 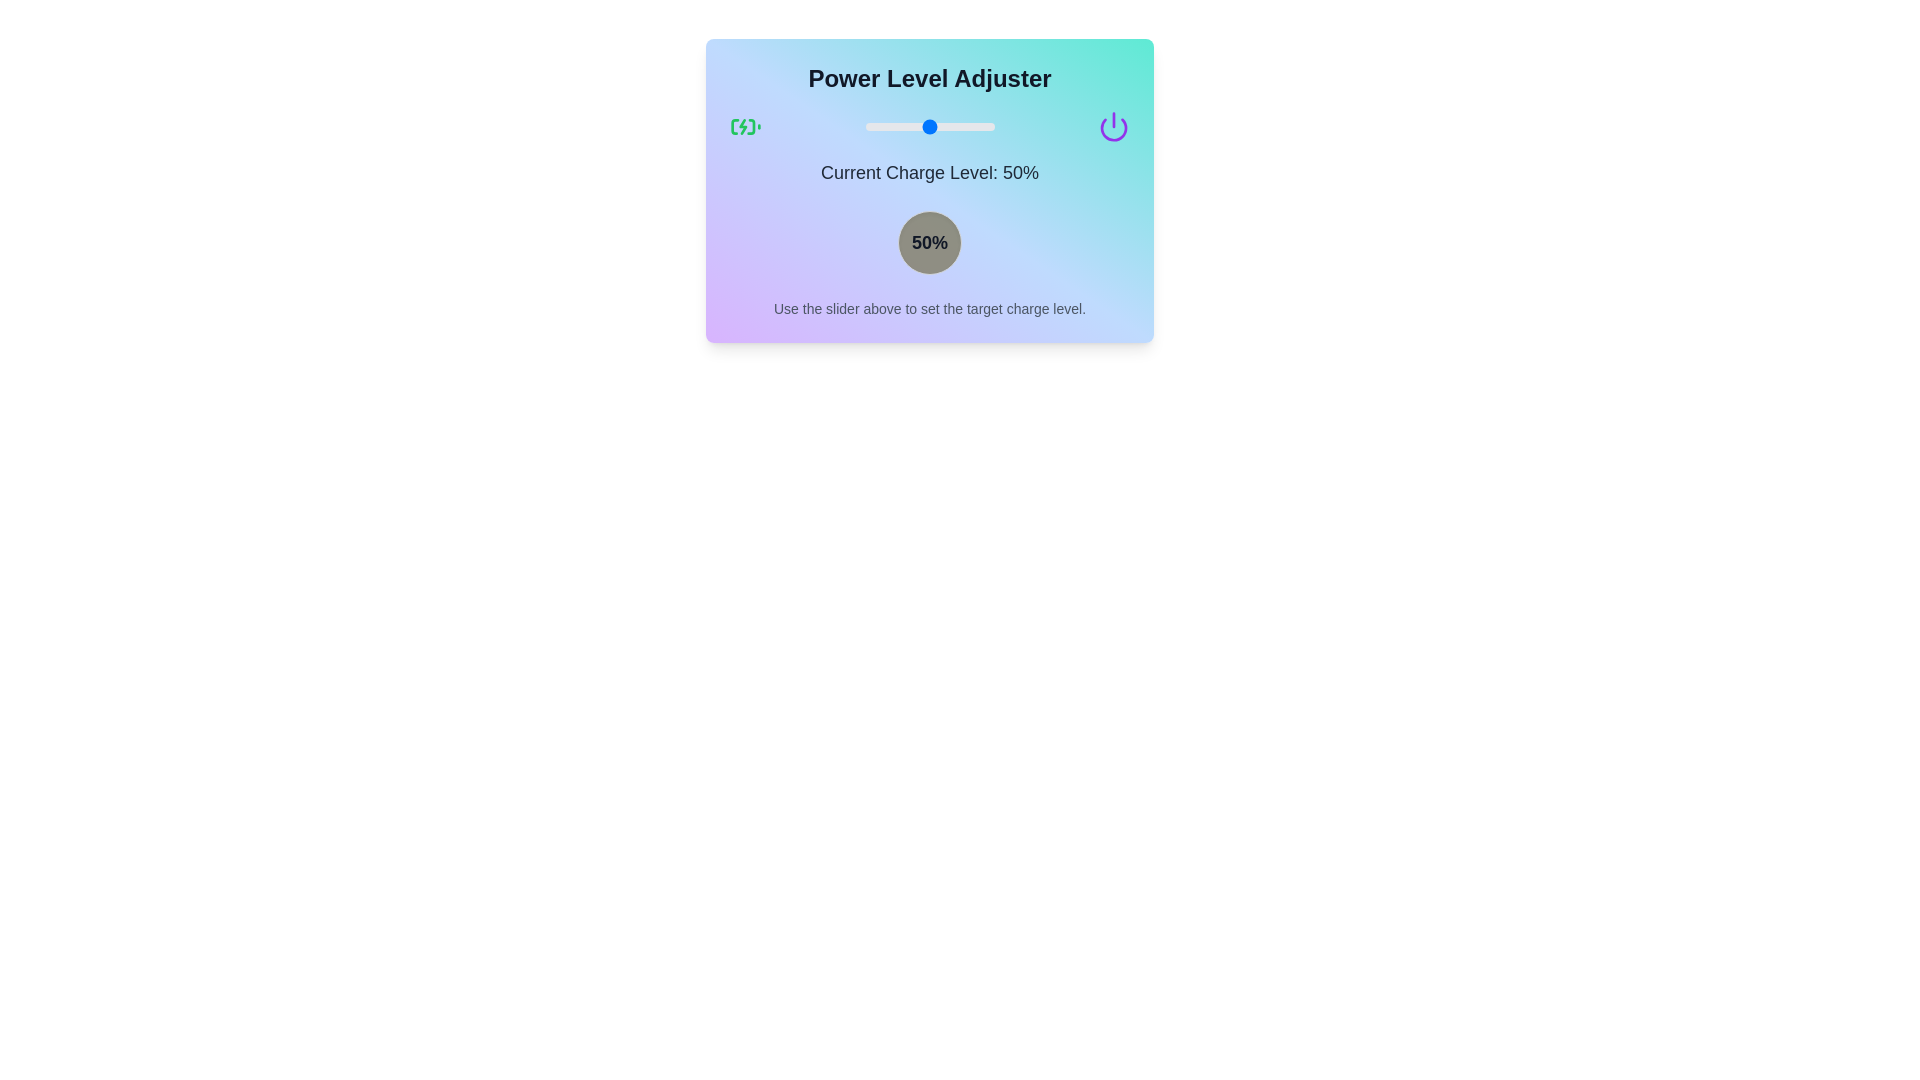 What do you see at coordinates (929, 127) in the screenshot?
I see `the range slider located at the center of the card, directly below the 'Power Level Adjuster' title text and above the 'Current Charge Level: 50%' section` at bounding box center [929, 127].